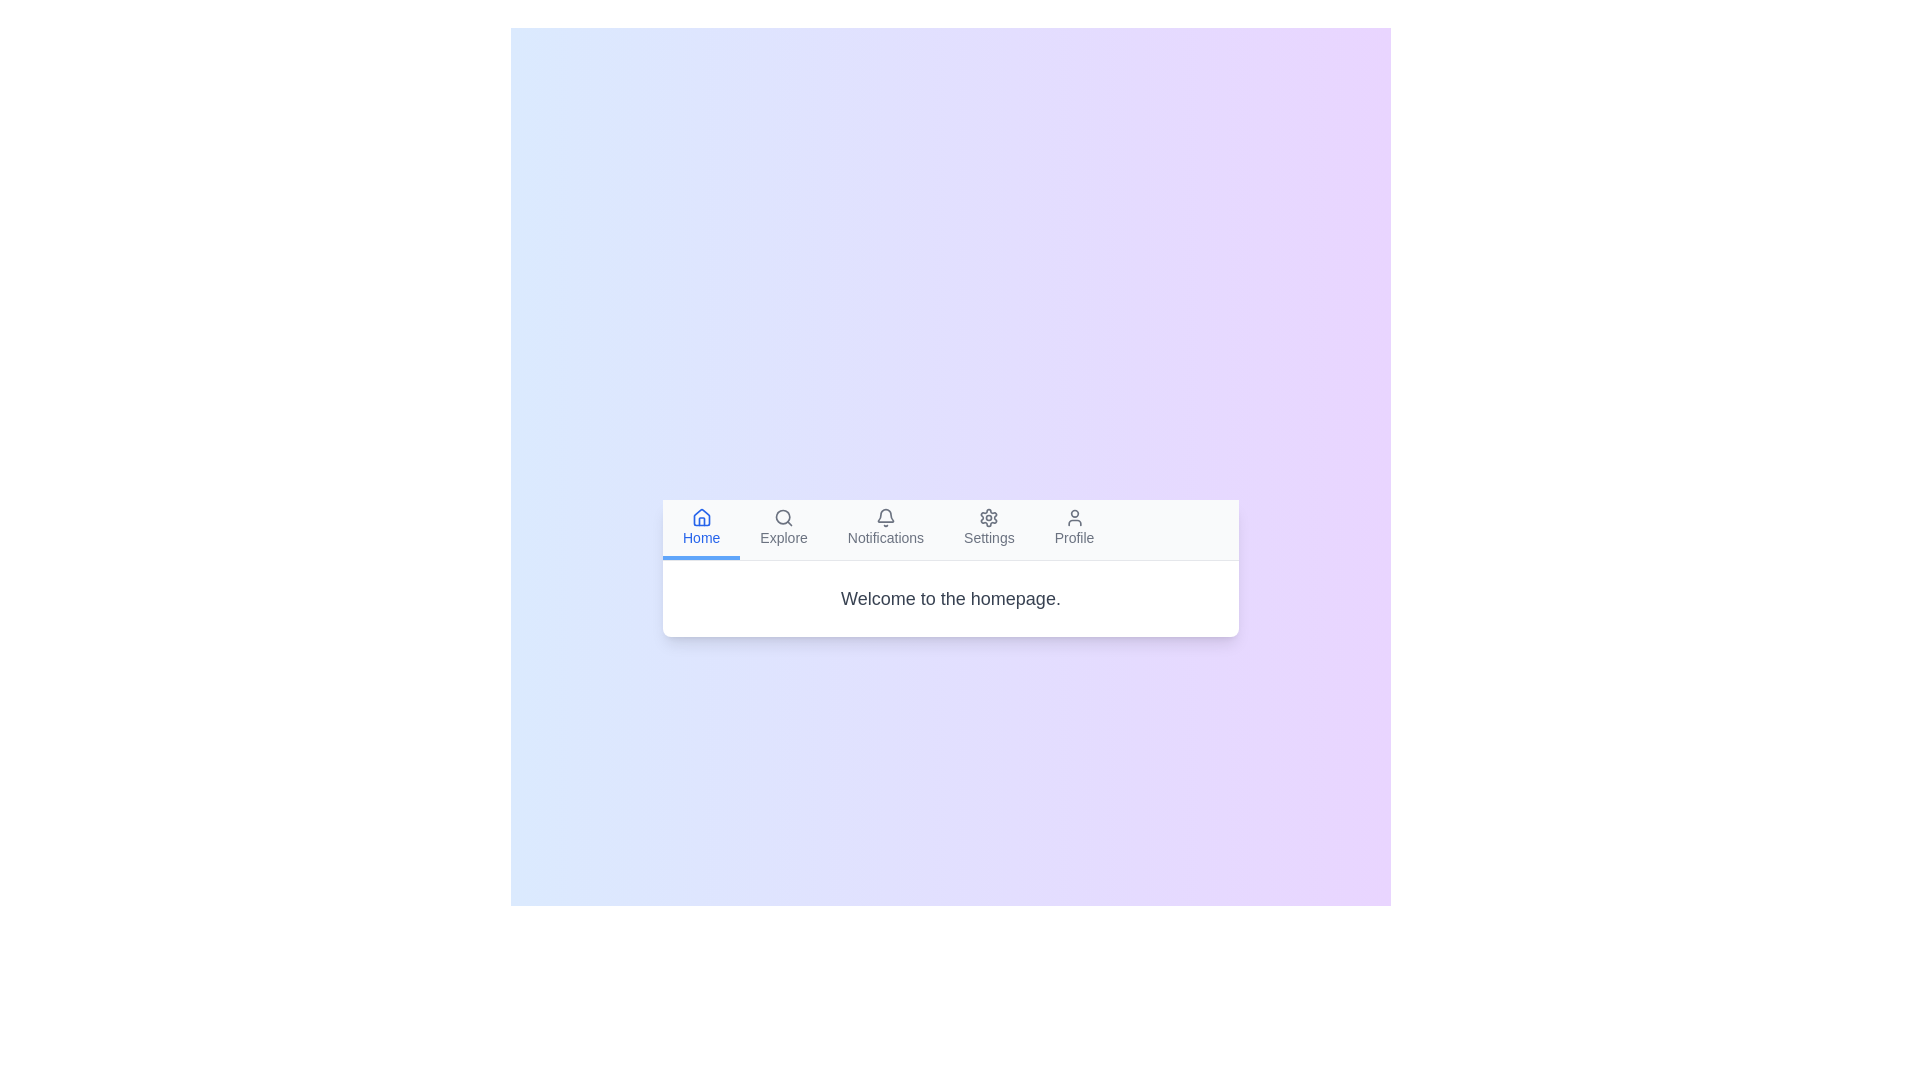 The width and height of the screenshot is (1920, 1080). Describe the element at coordinates (884, 528) in the screenshot. I see `the tab labeled Notifications to select it` at that location.